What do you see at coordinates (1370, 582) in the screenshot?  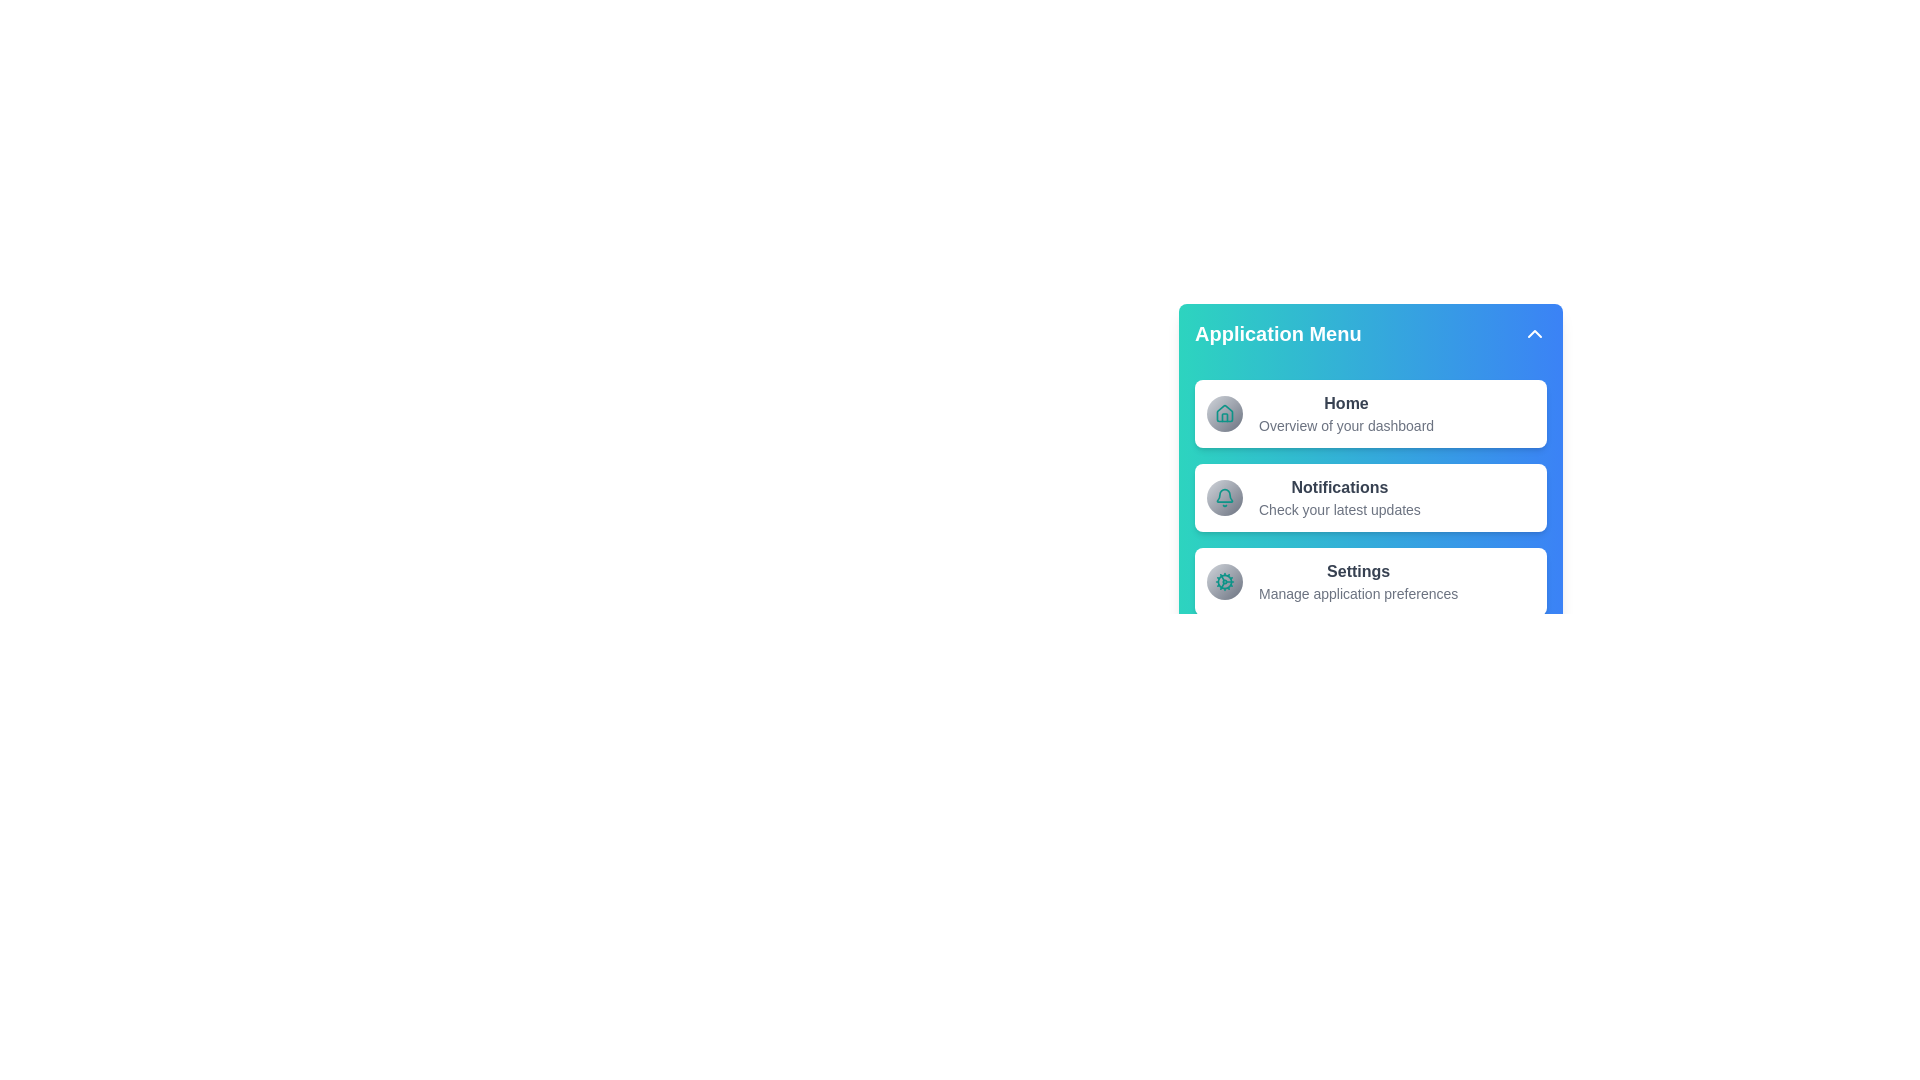 I see `the menu item Settings to view its hover effect` at bounding box center [1370, 582].